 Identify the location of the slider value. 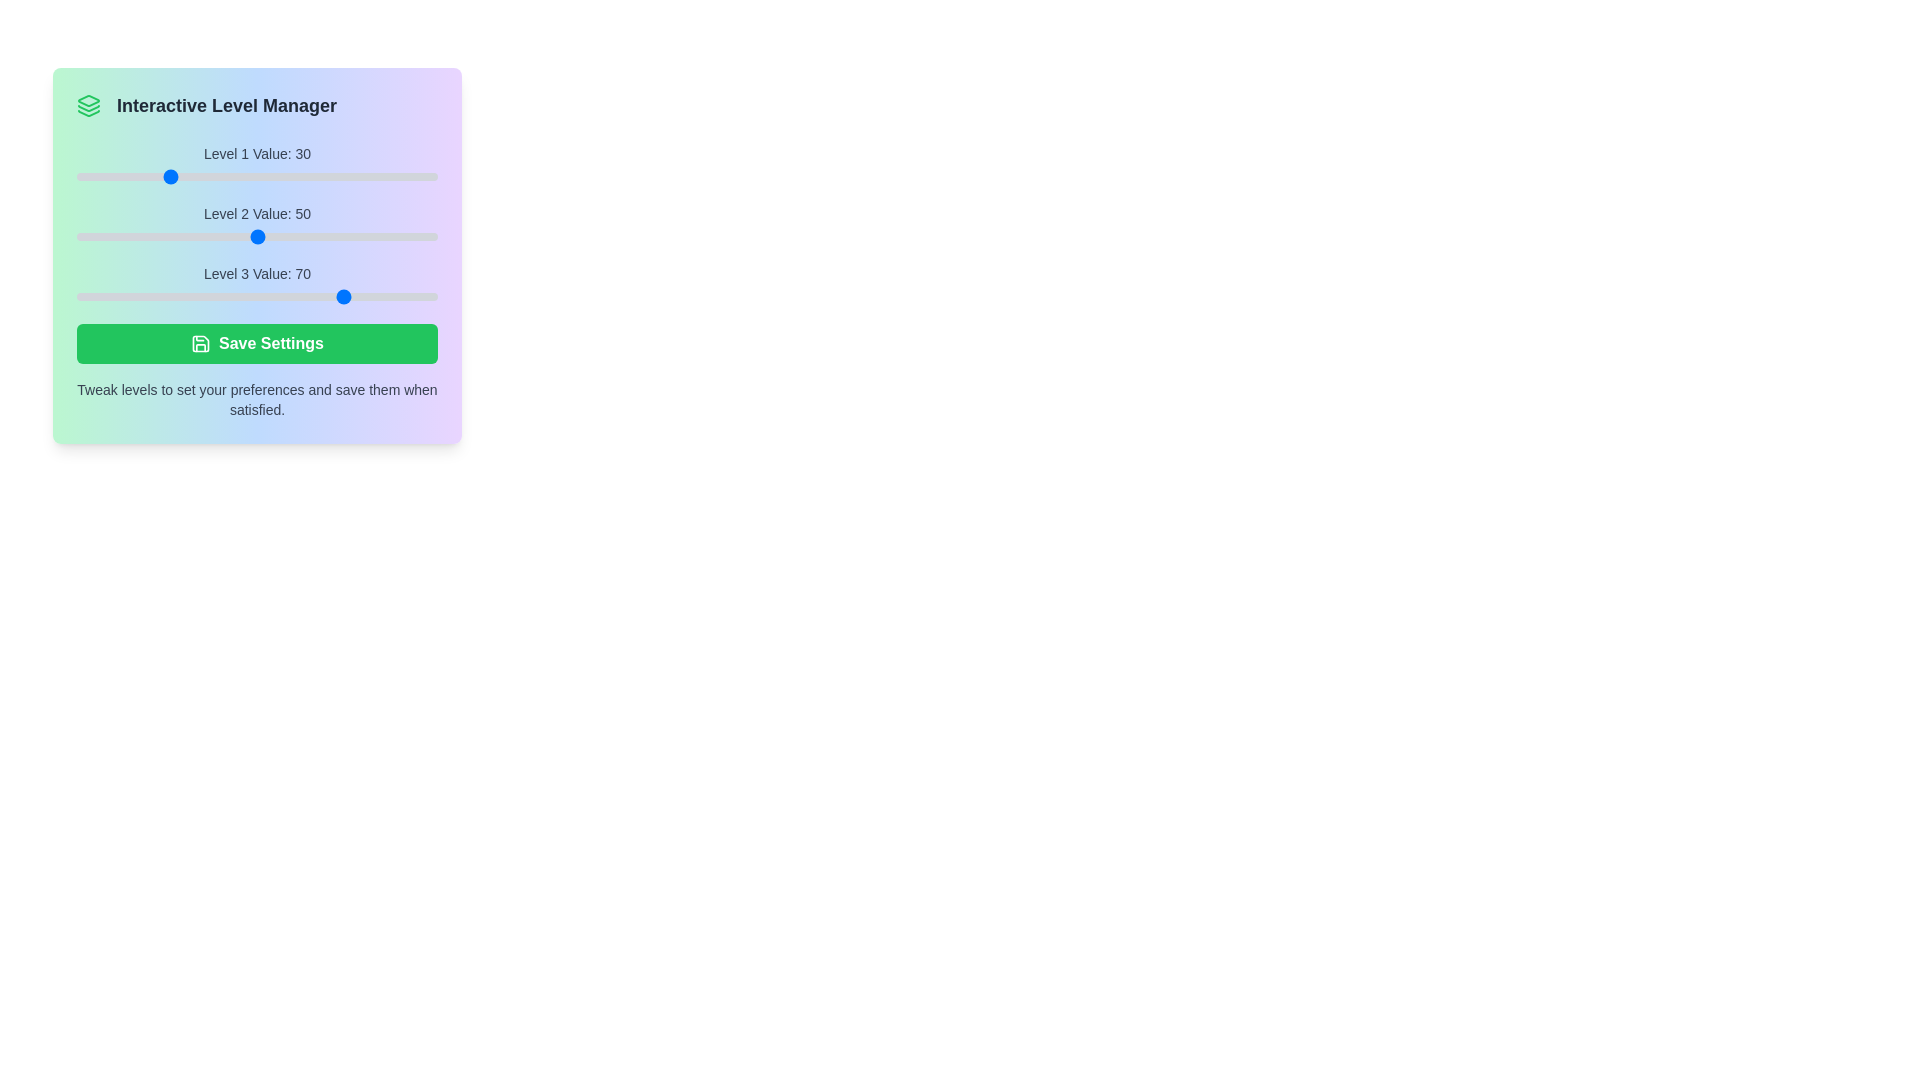
(212, 235).